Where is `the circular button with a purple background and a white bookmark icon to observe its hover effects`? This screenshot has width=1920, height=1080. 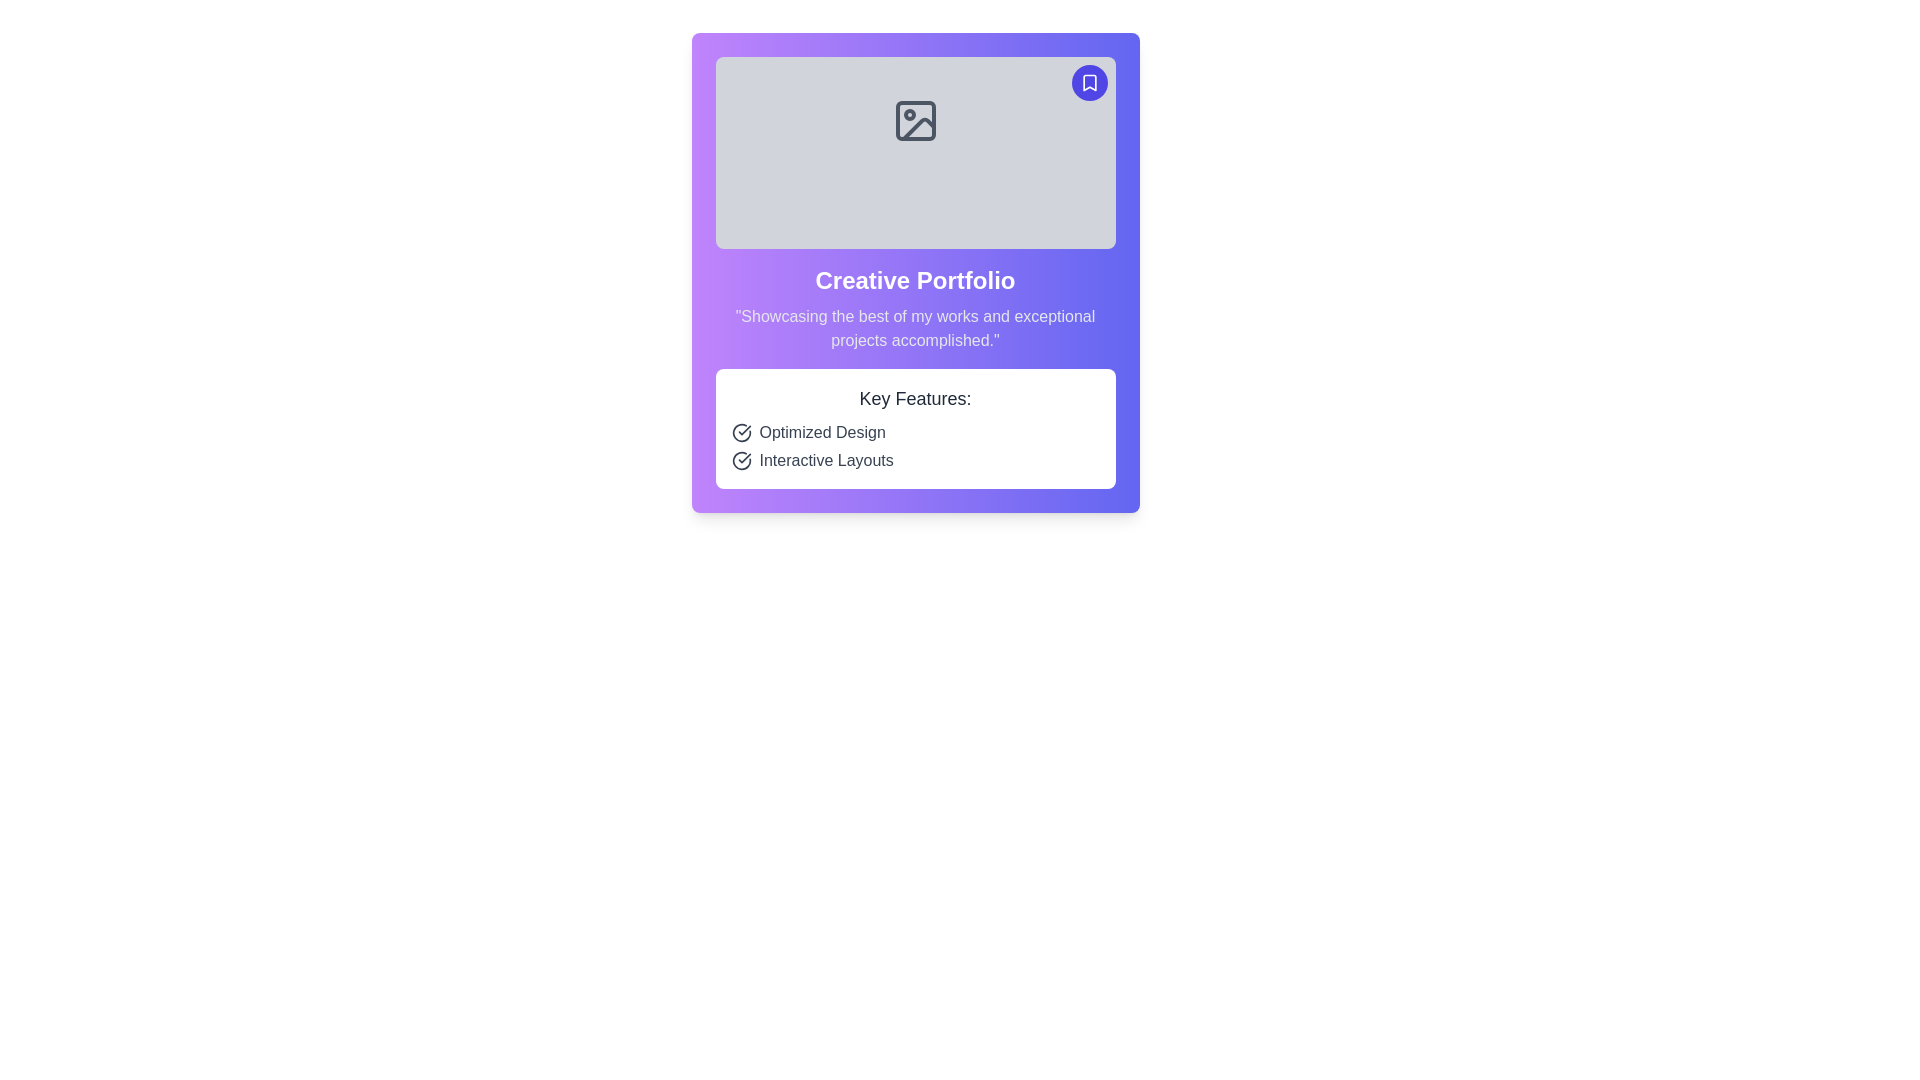
the circular button with a purple background and a white bookmark icon to observe its hover effects is located at coordinates (1088, 82).